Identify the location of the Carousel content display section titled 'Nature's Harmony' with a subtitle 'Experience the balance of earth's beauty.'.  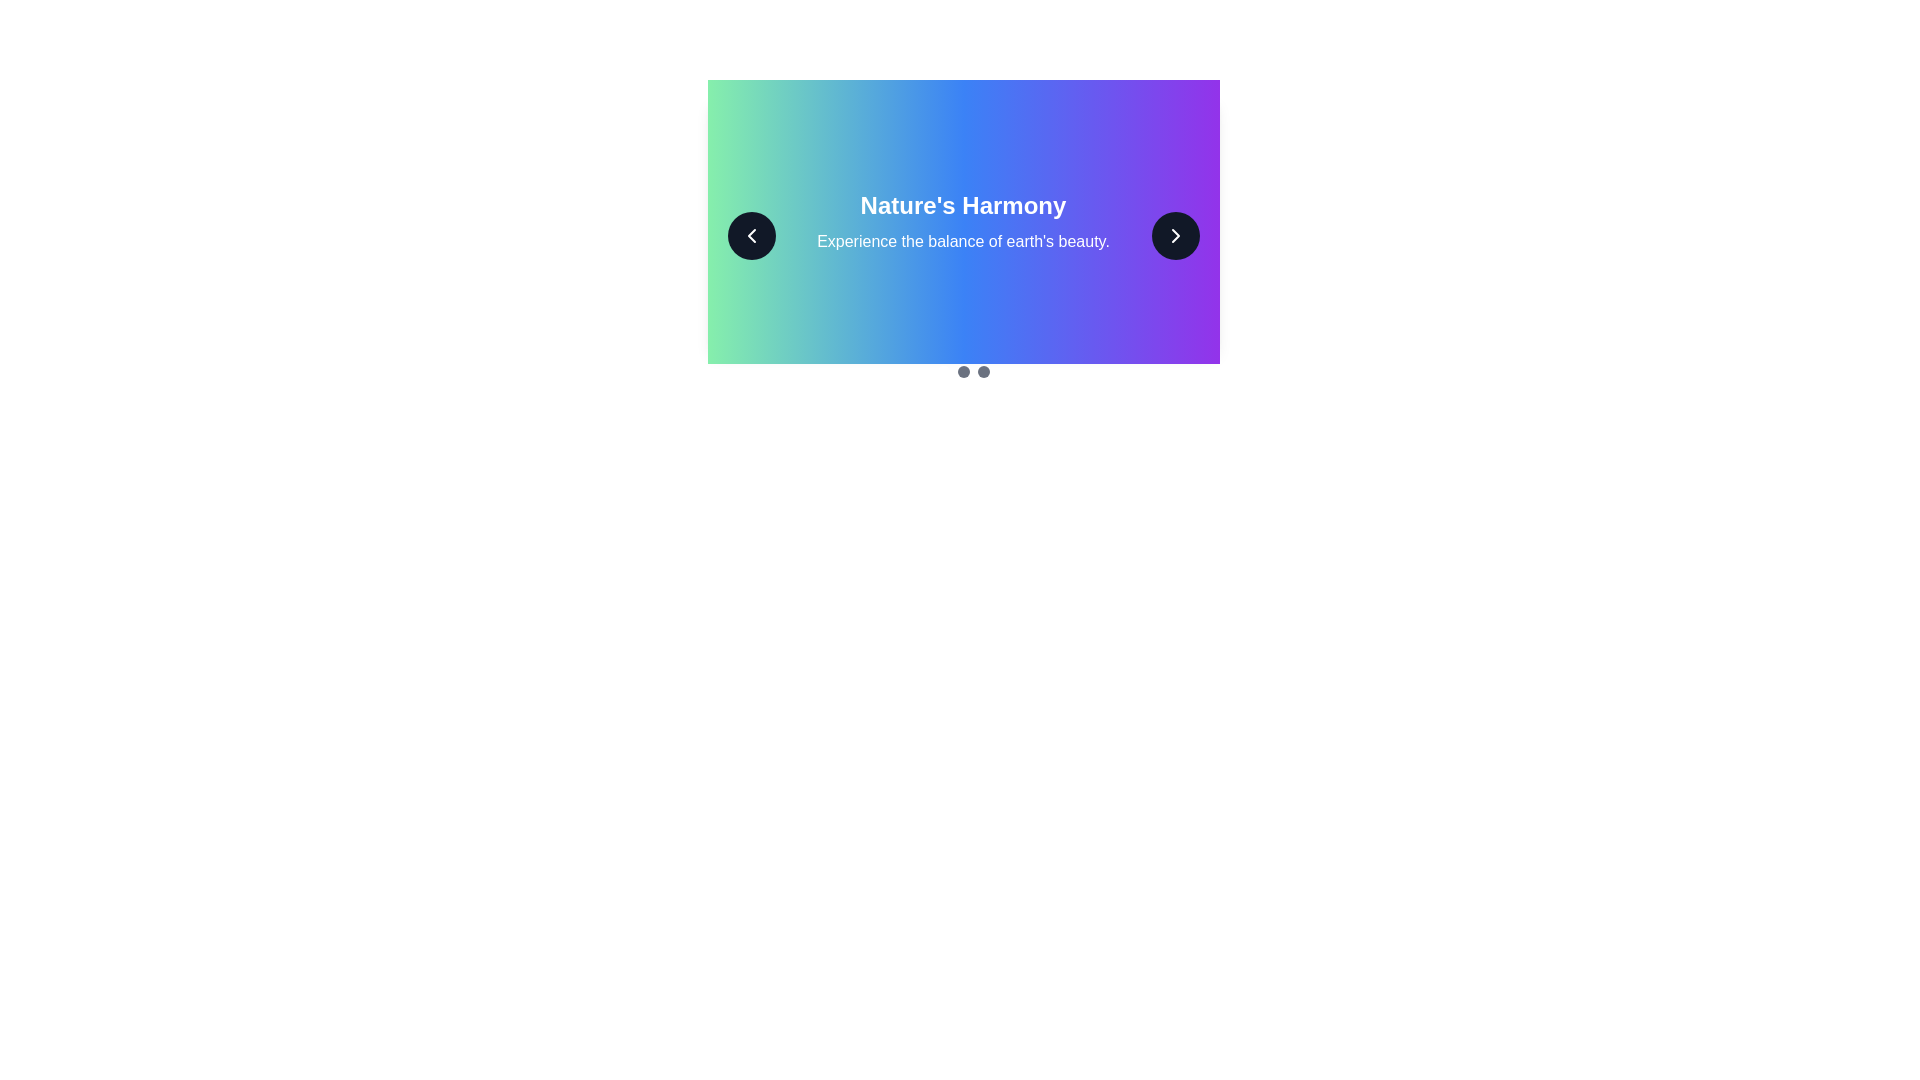
(963, 234).